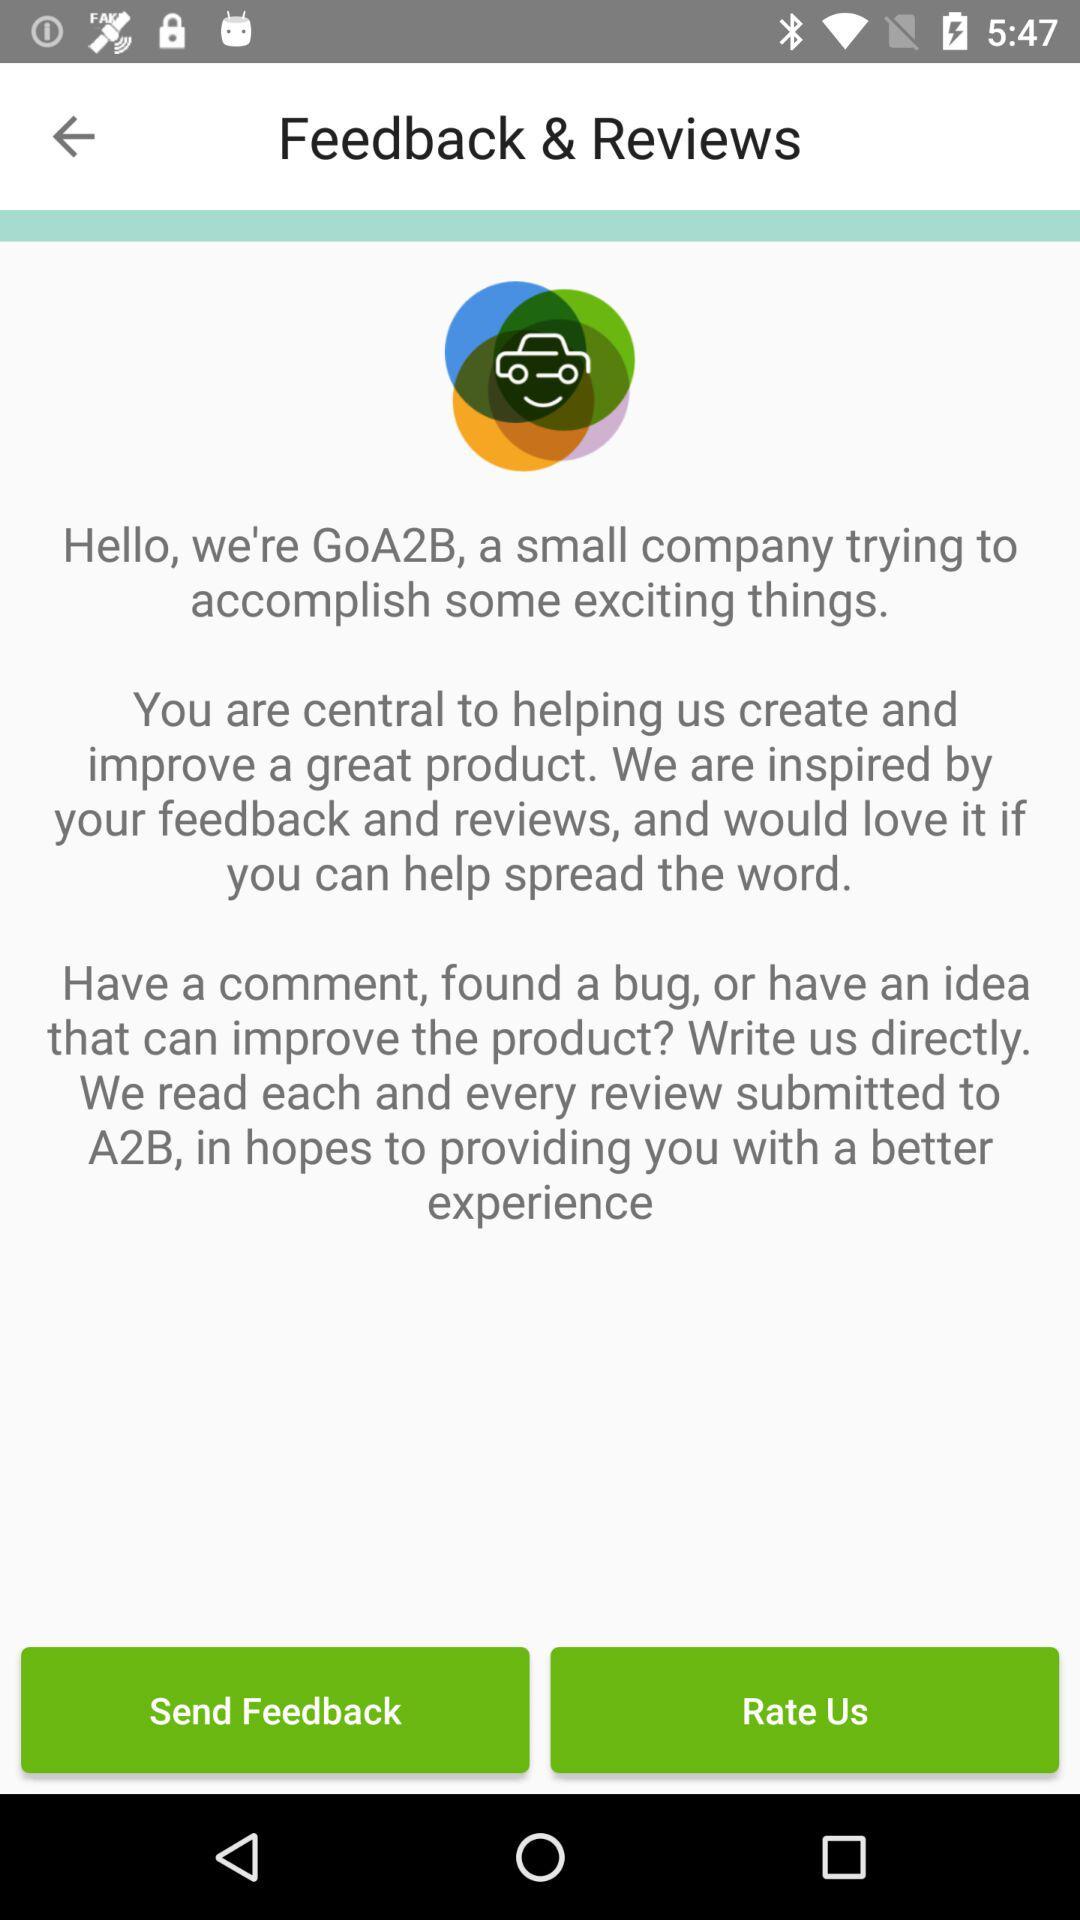 The width and height of the screenshot is (1080, 1920). Describe the element at coordinates (275, 1708) in the screenshot. I see `the item to the left of the rate us item` at that location.